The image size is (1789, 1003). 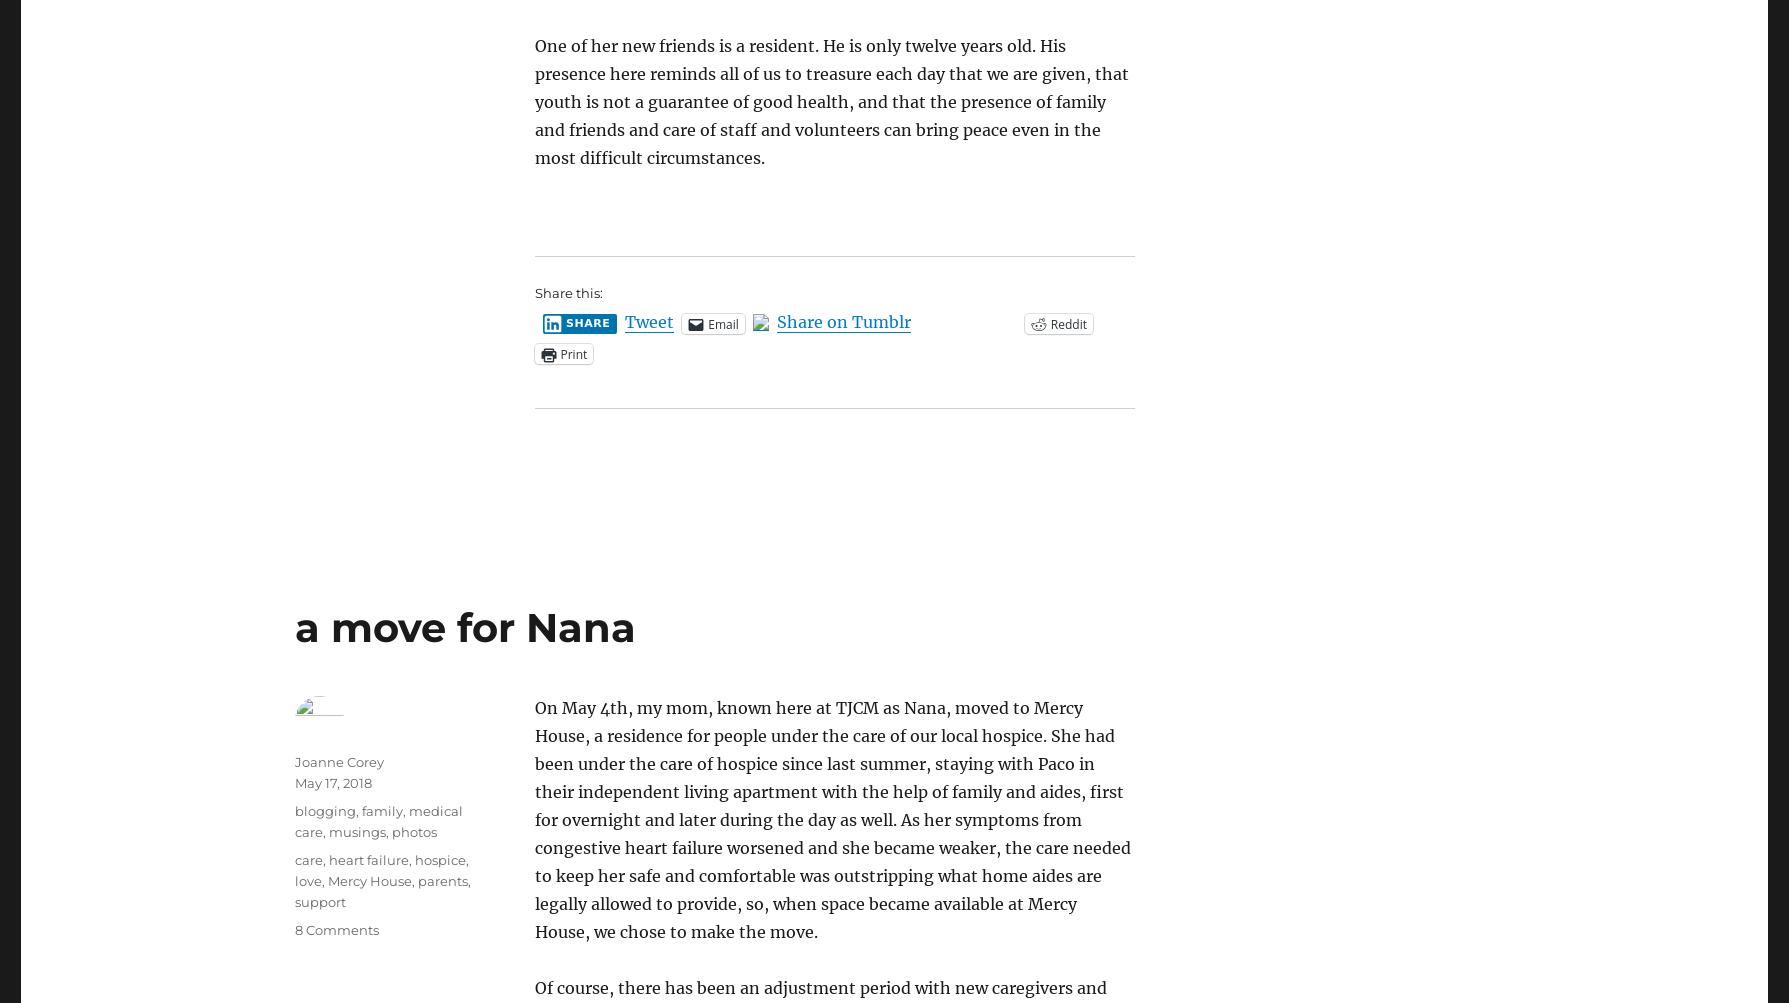 I want to click on 'blogging', so click(x=323, y=811).